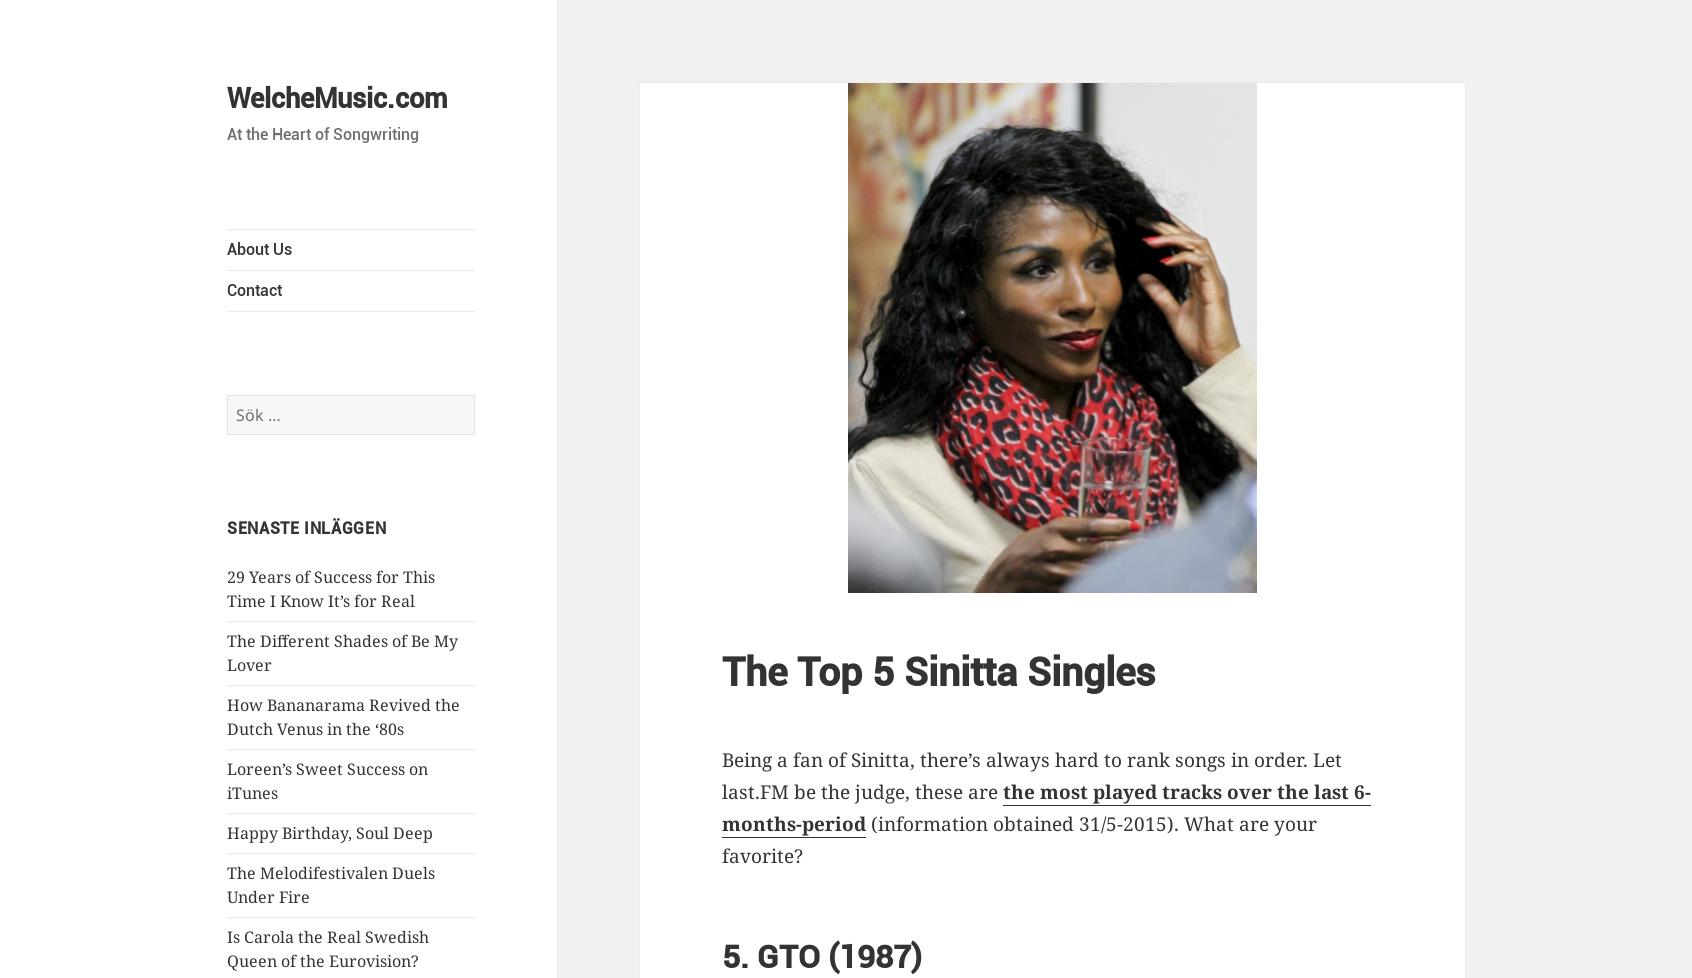 This screenshot has width=1692, height=978. Describe the element at coordinates (329, 588) in the screenshot. I see `'29 Years of Success for This Time I Know It’s for Real'` at that location.